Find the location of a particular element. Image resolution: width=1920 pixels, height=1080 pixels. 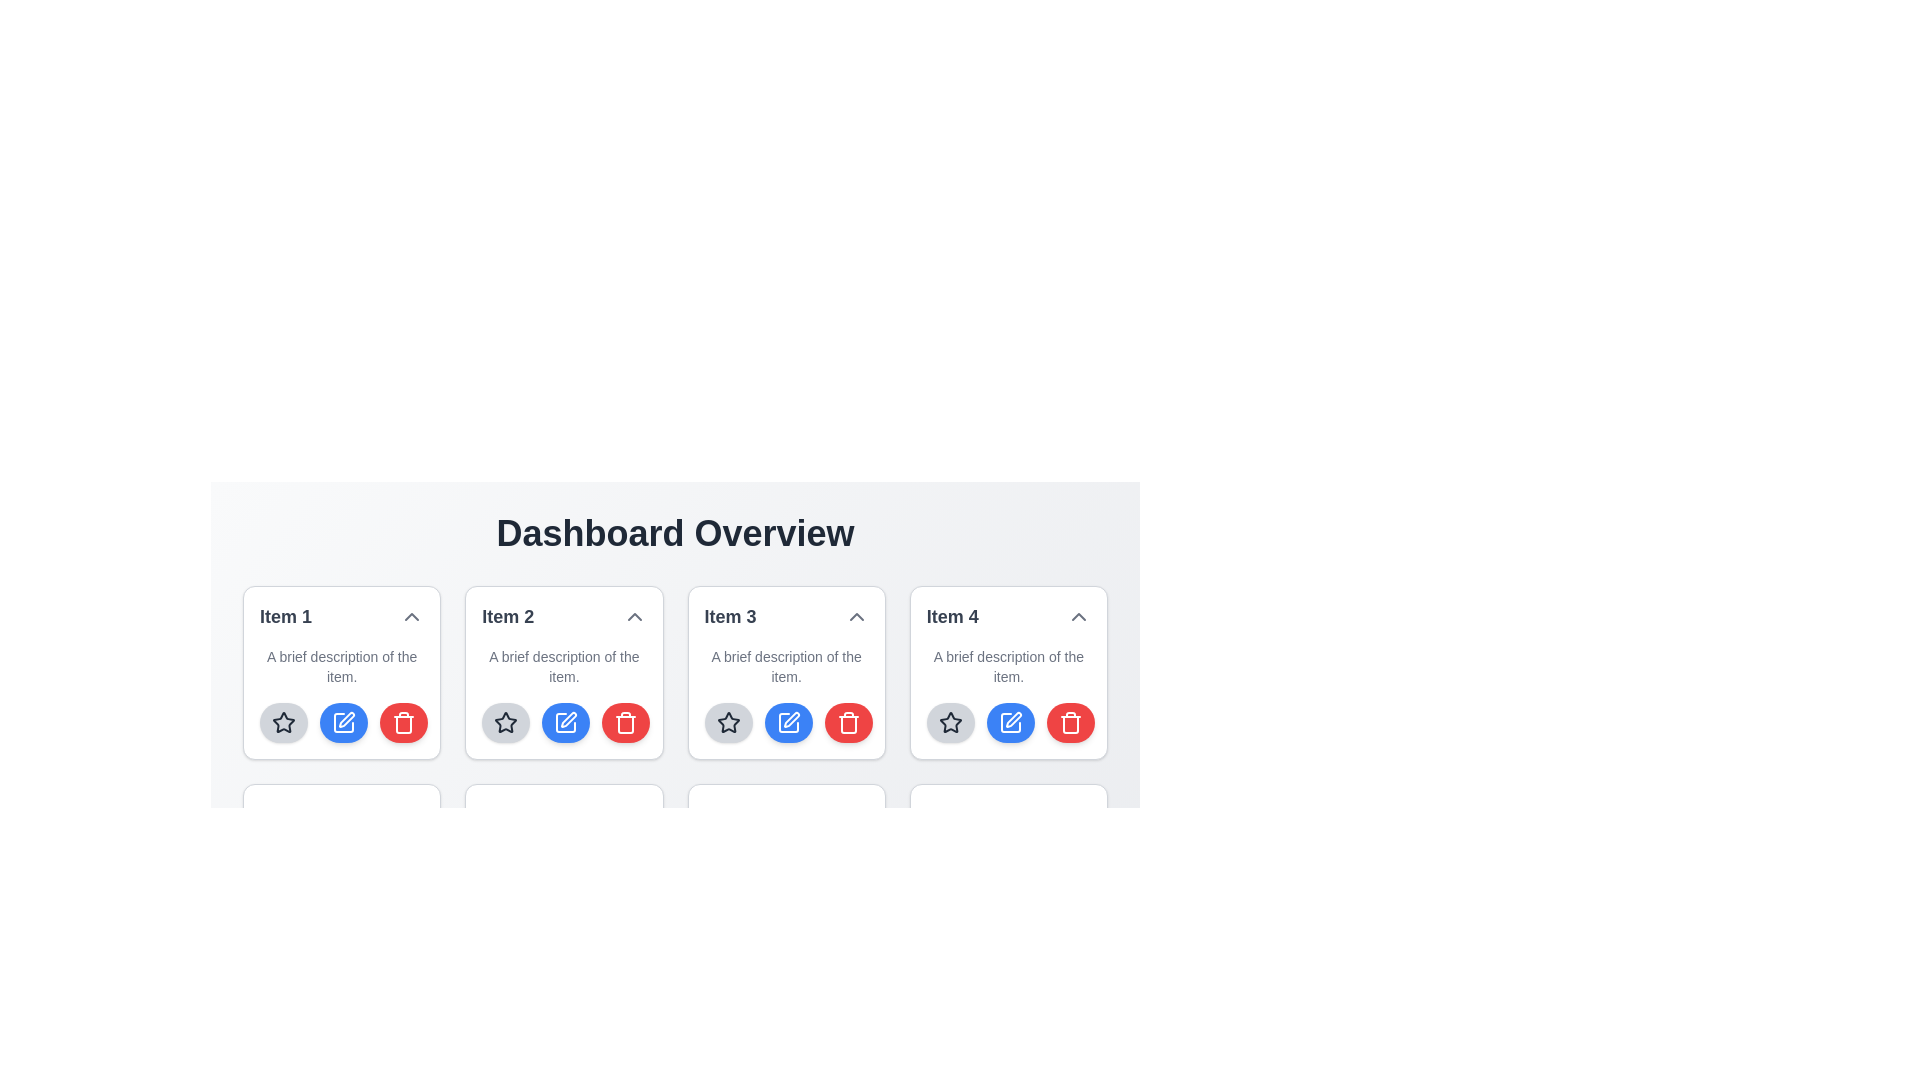

the edit button located at the bottom of the card for 'Item 2' is located at coordinates (344, 921).